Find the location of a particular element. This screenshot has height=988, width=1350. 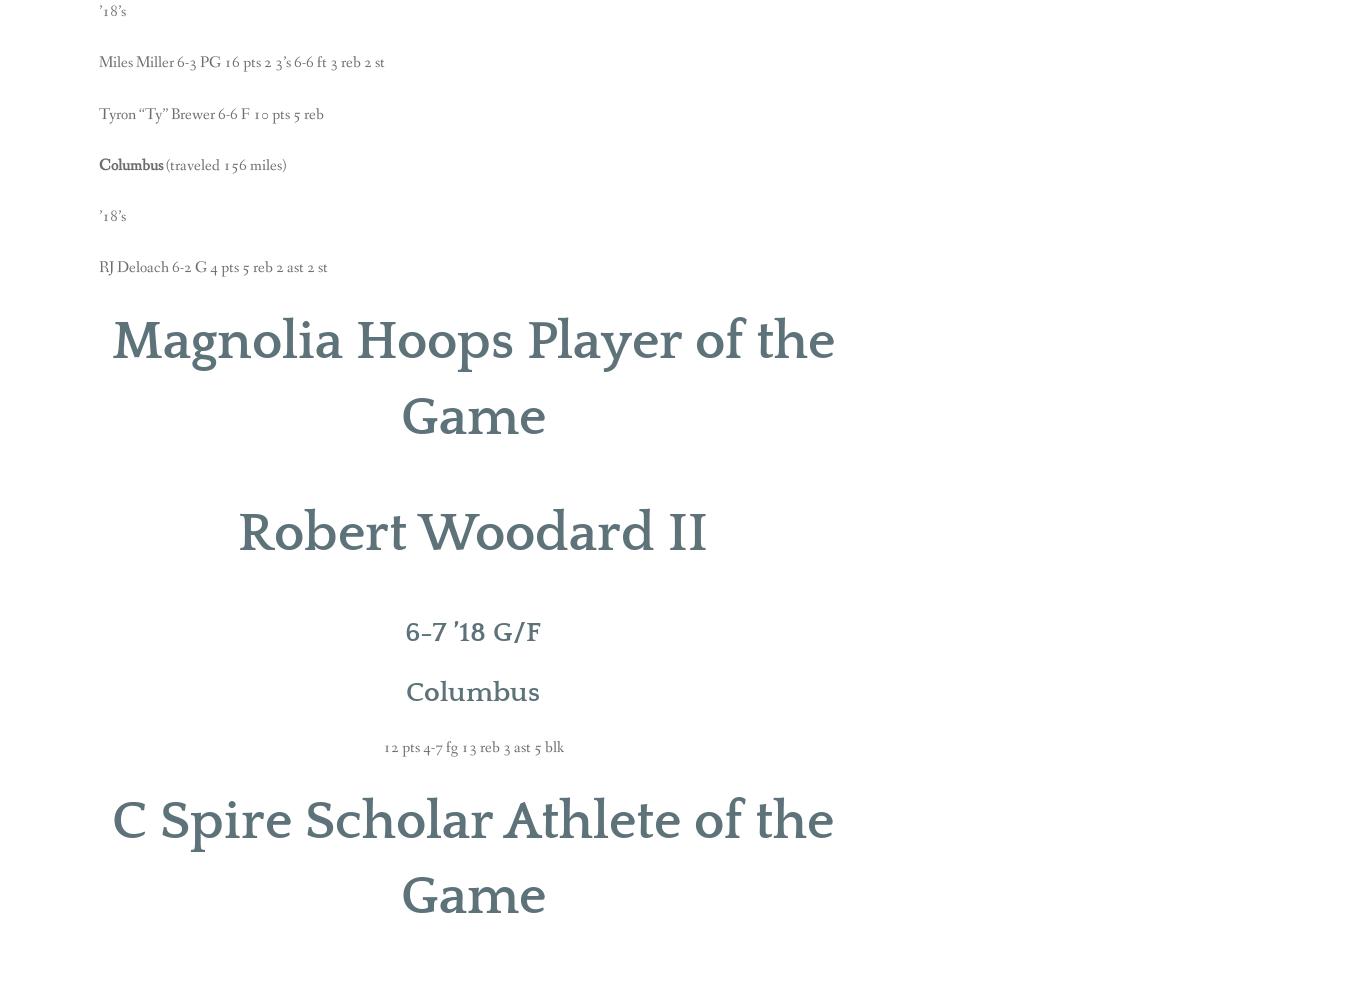

'Tyron “Ty” Brewer 6-6 F 10 pts 5 reb' is located at coordinates (211, 113).